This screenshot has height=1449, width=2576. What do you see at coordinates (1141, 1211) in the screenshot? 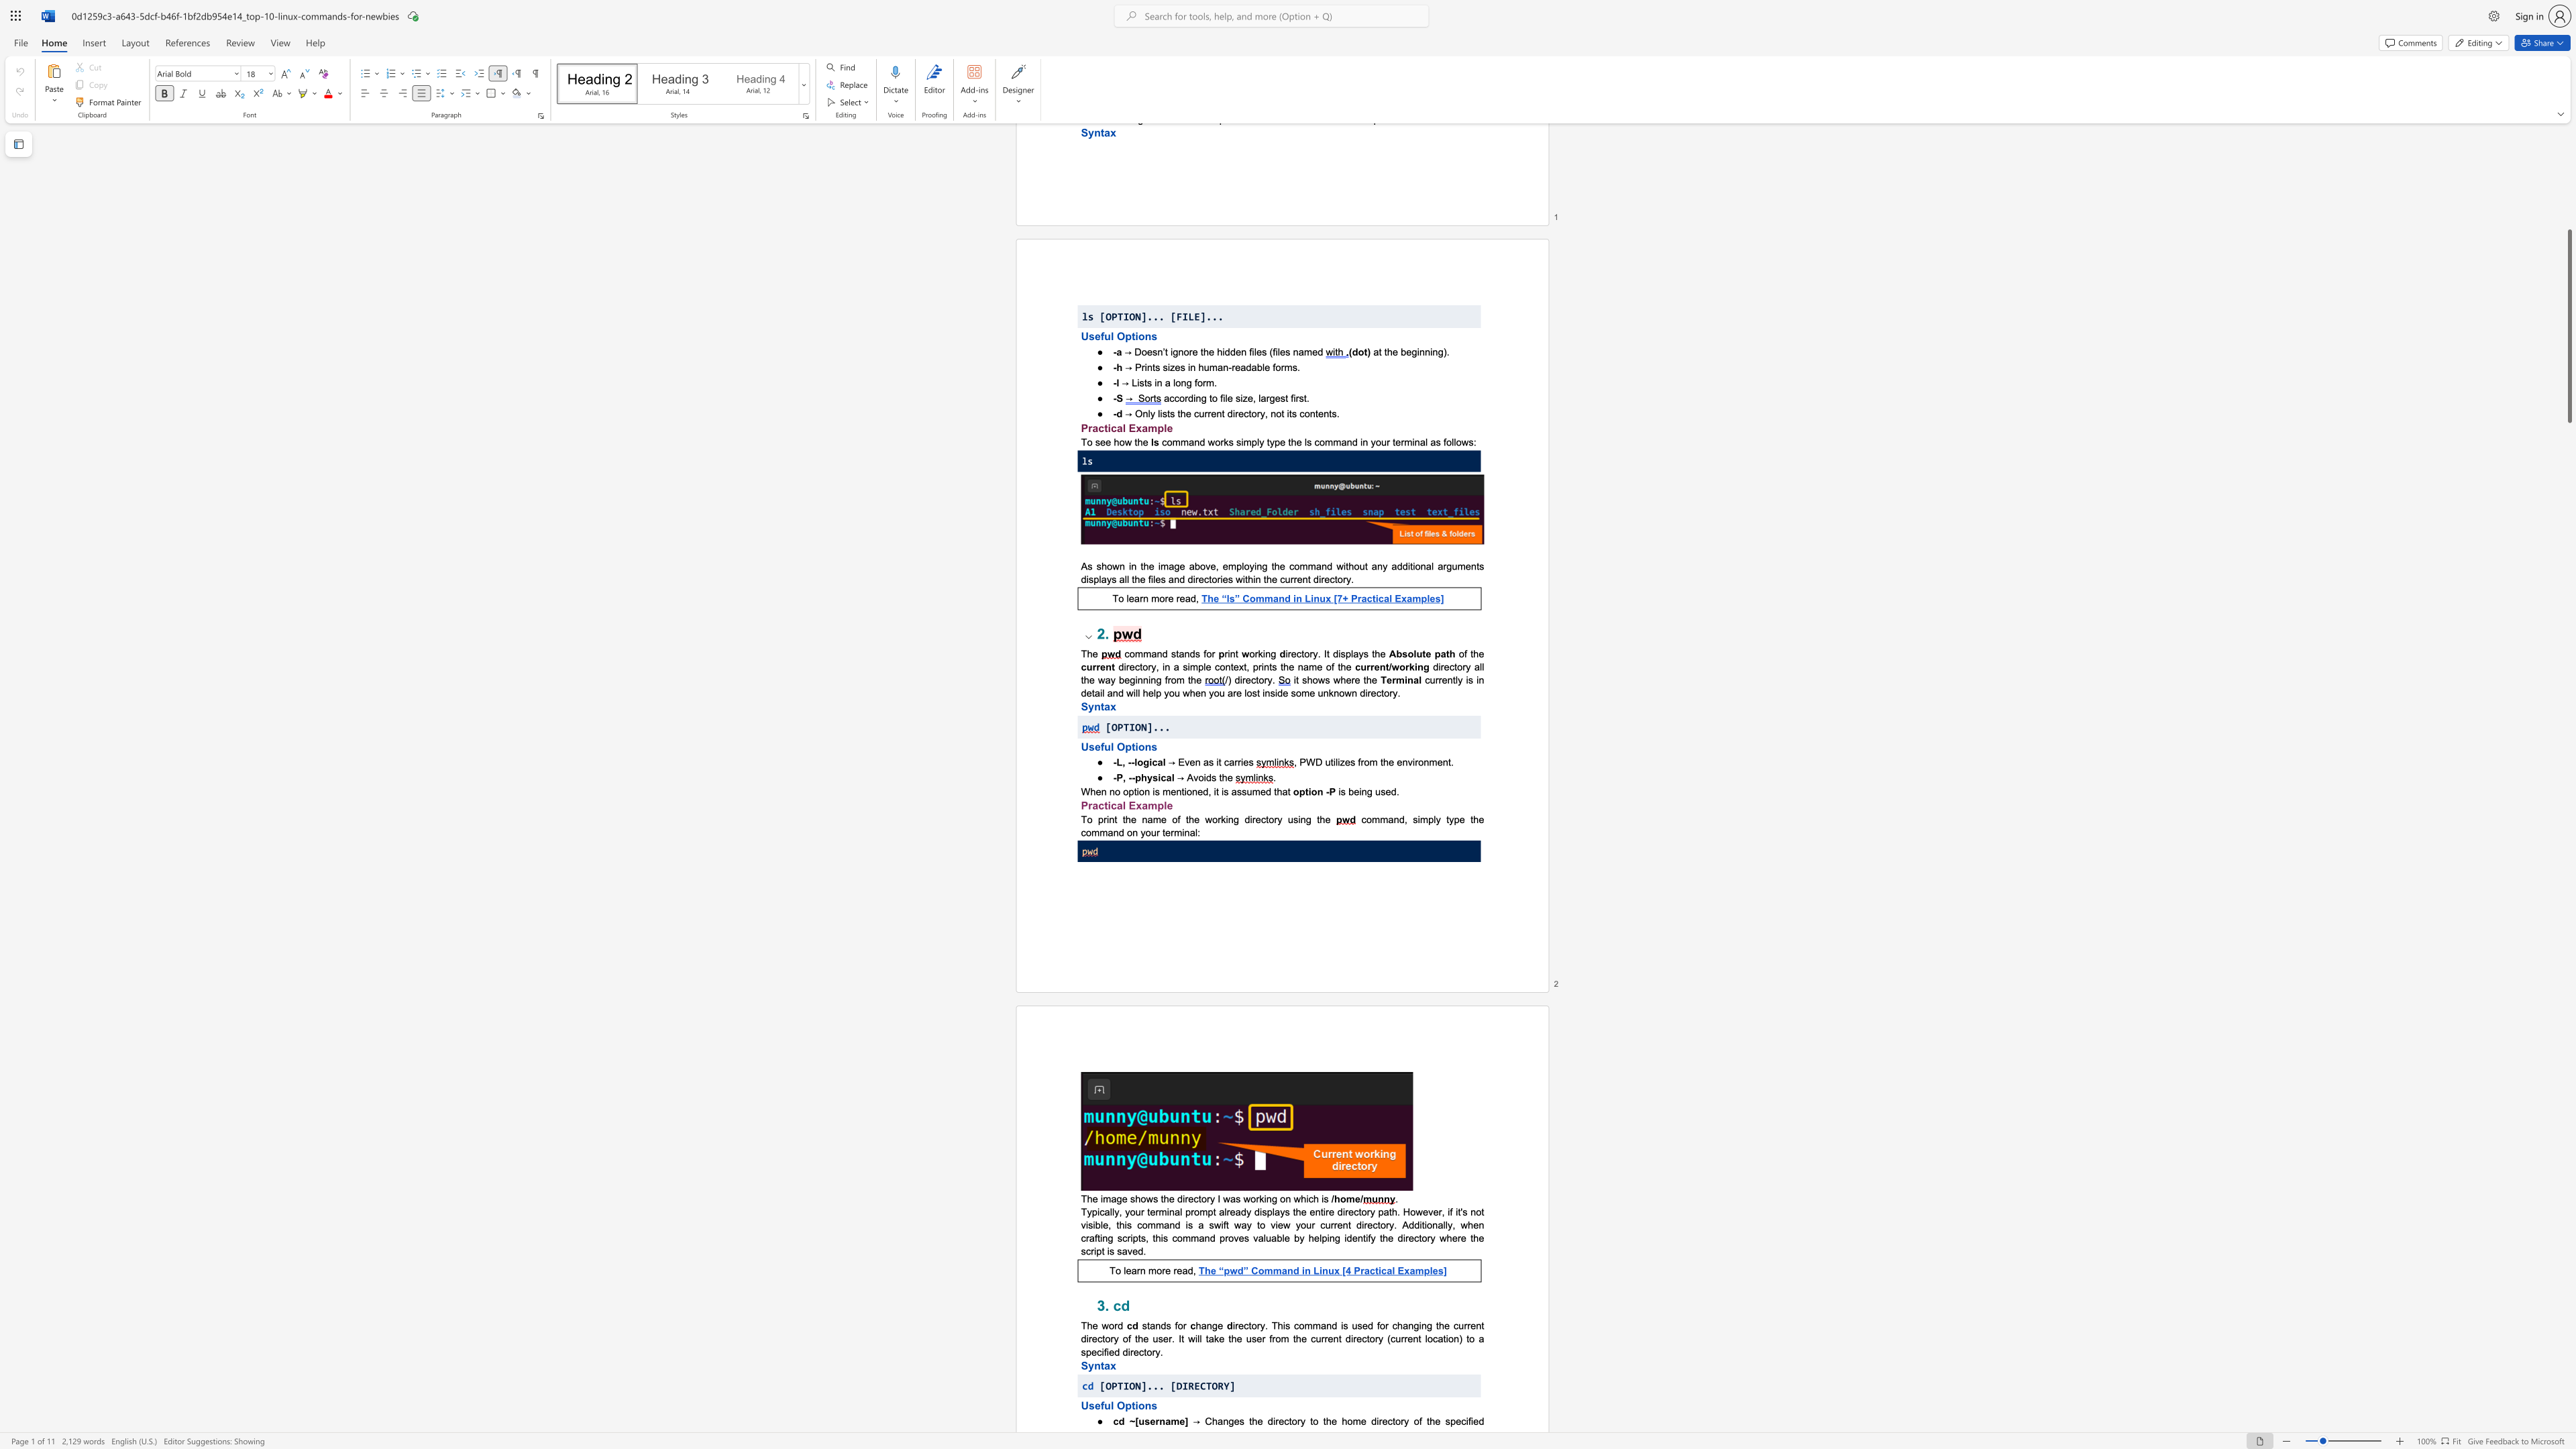
I see `the 1th character "r" in the text` at bounding box center [1141, 1211].